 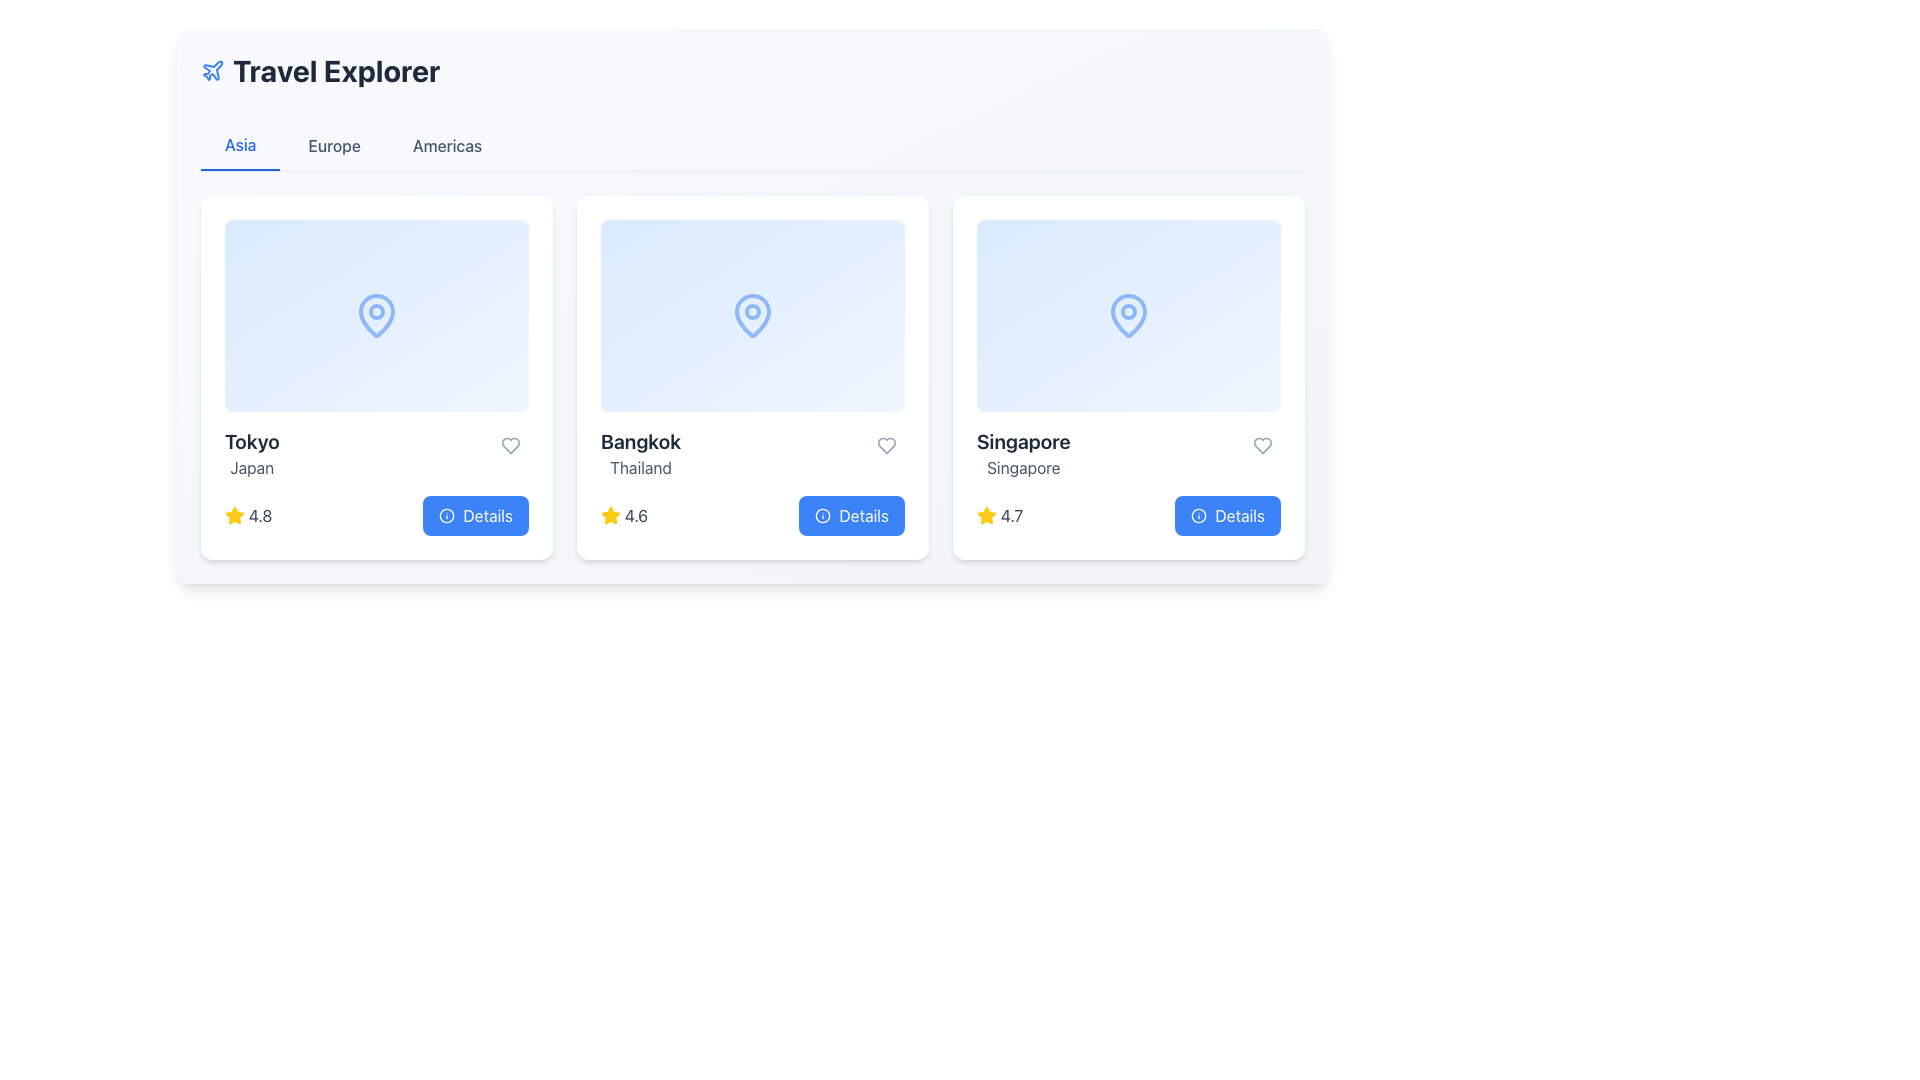 I want to click on the Rating indicator for the 'Tokyo' destination, which features a yellow star symbol and the text '4.8' in dark gray, located in the lower left section of the card, so click(x=247, y=515).